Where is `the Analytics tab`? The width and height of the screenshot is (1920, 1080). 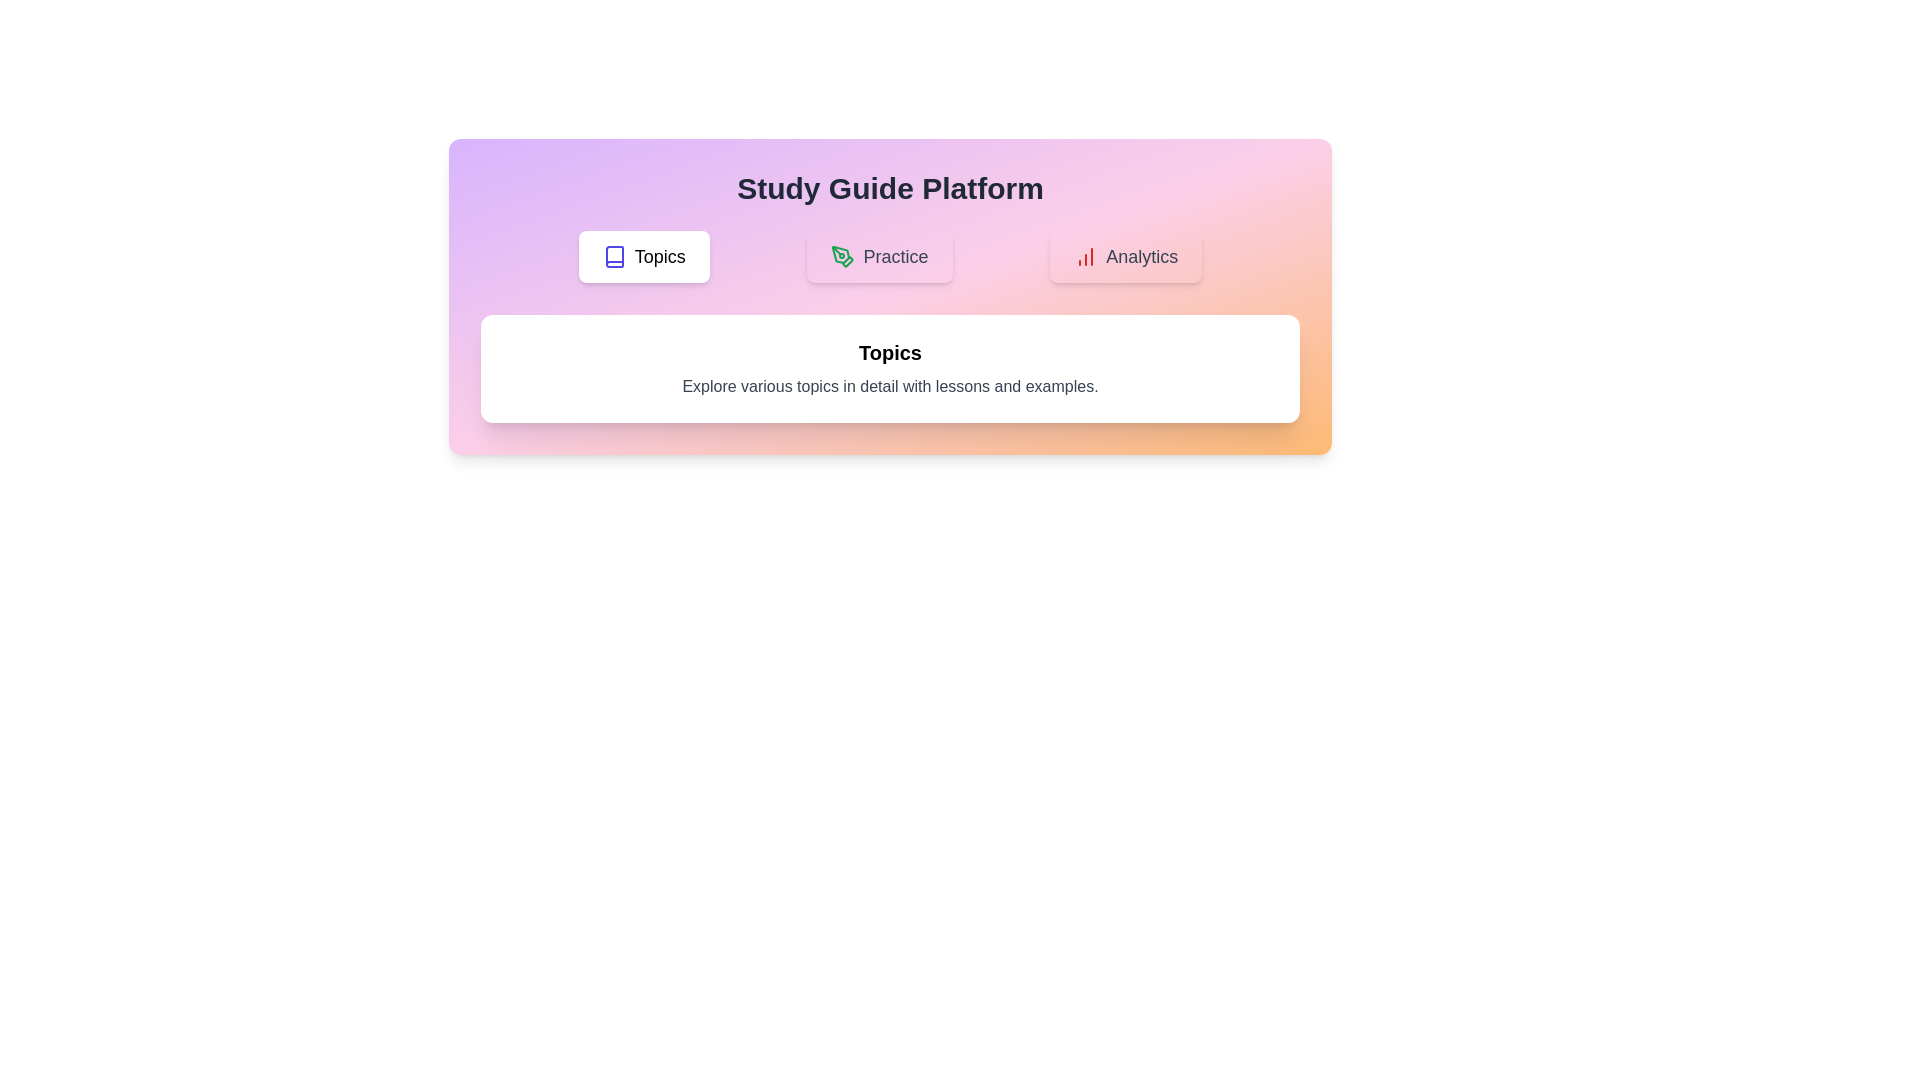 the Analytics tab is located at coordinates (1126, 256).